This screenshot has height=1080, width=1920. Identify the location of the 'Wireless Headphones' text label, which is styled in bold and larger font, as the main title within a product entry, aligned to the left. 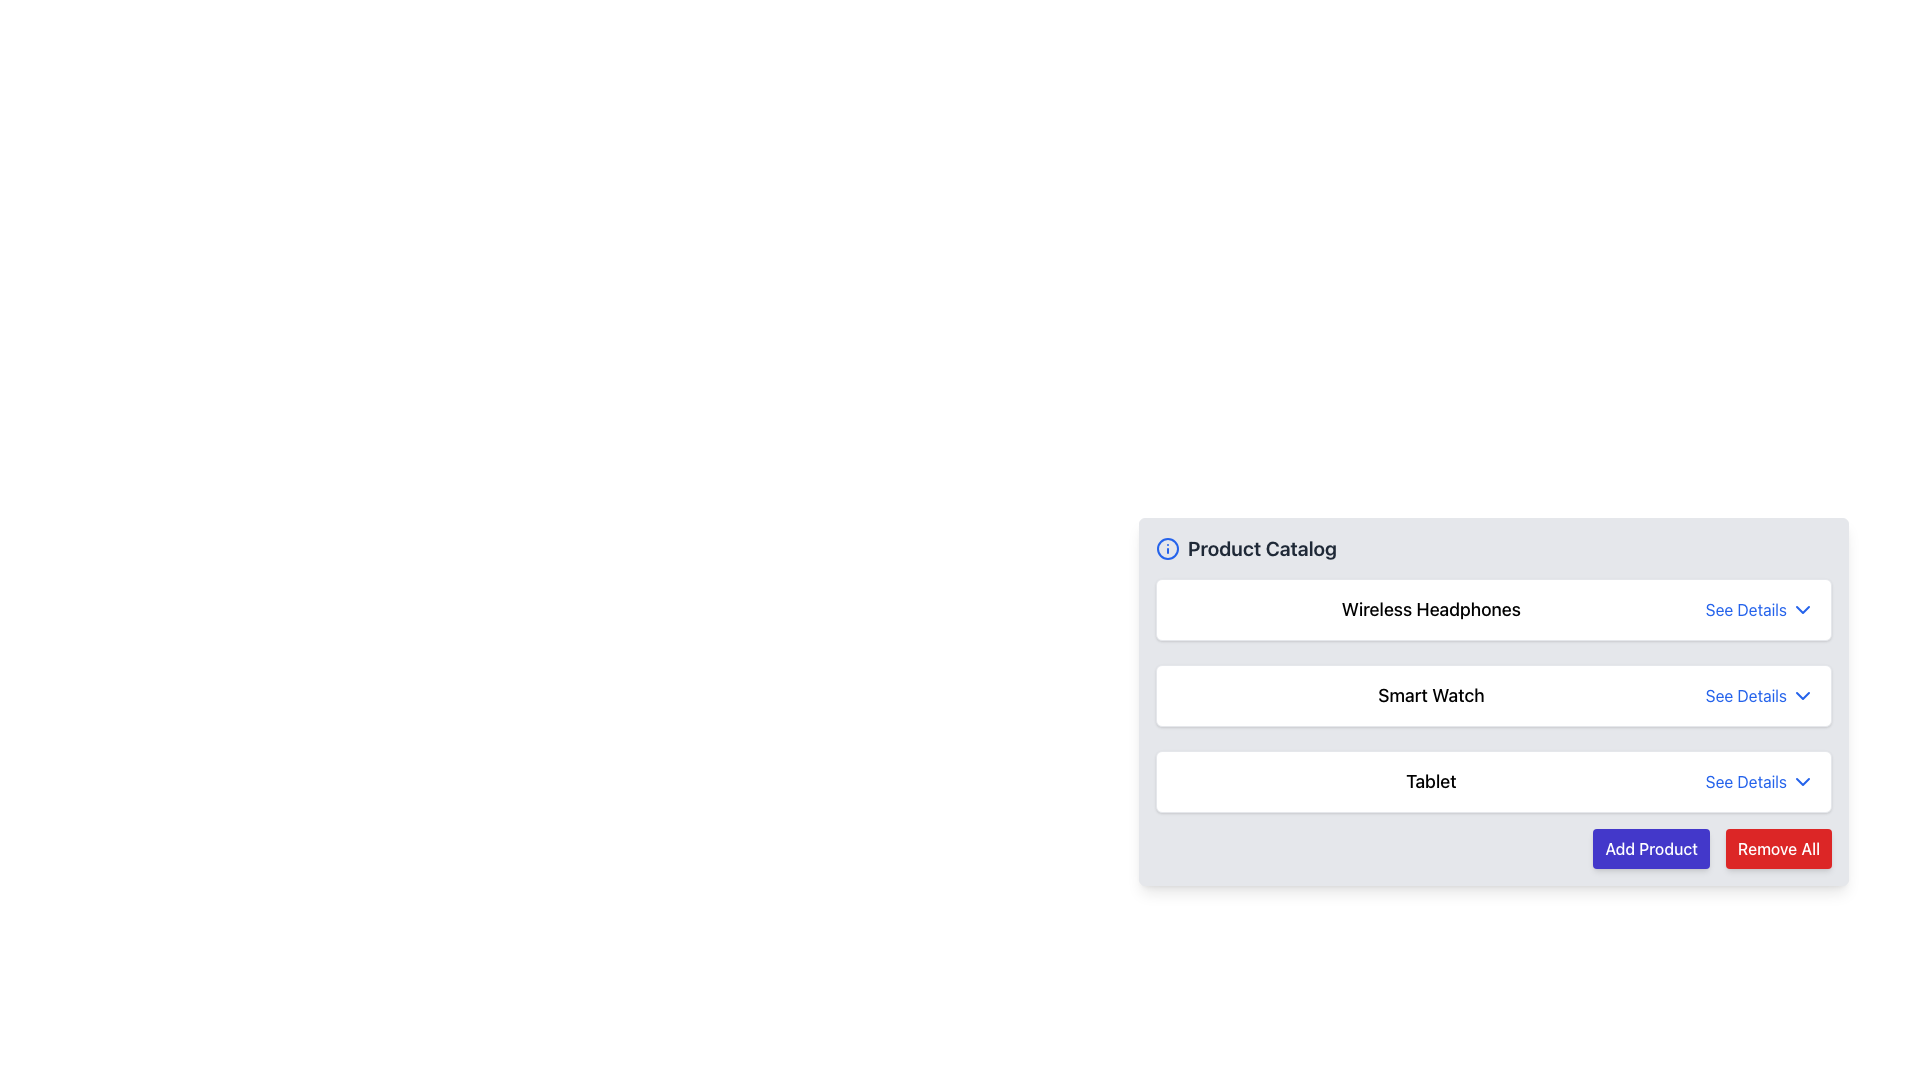
(1430, 608).